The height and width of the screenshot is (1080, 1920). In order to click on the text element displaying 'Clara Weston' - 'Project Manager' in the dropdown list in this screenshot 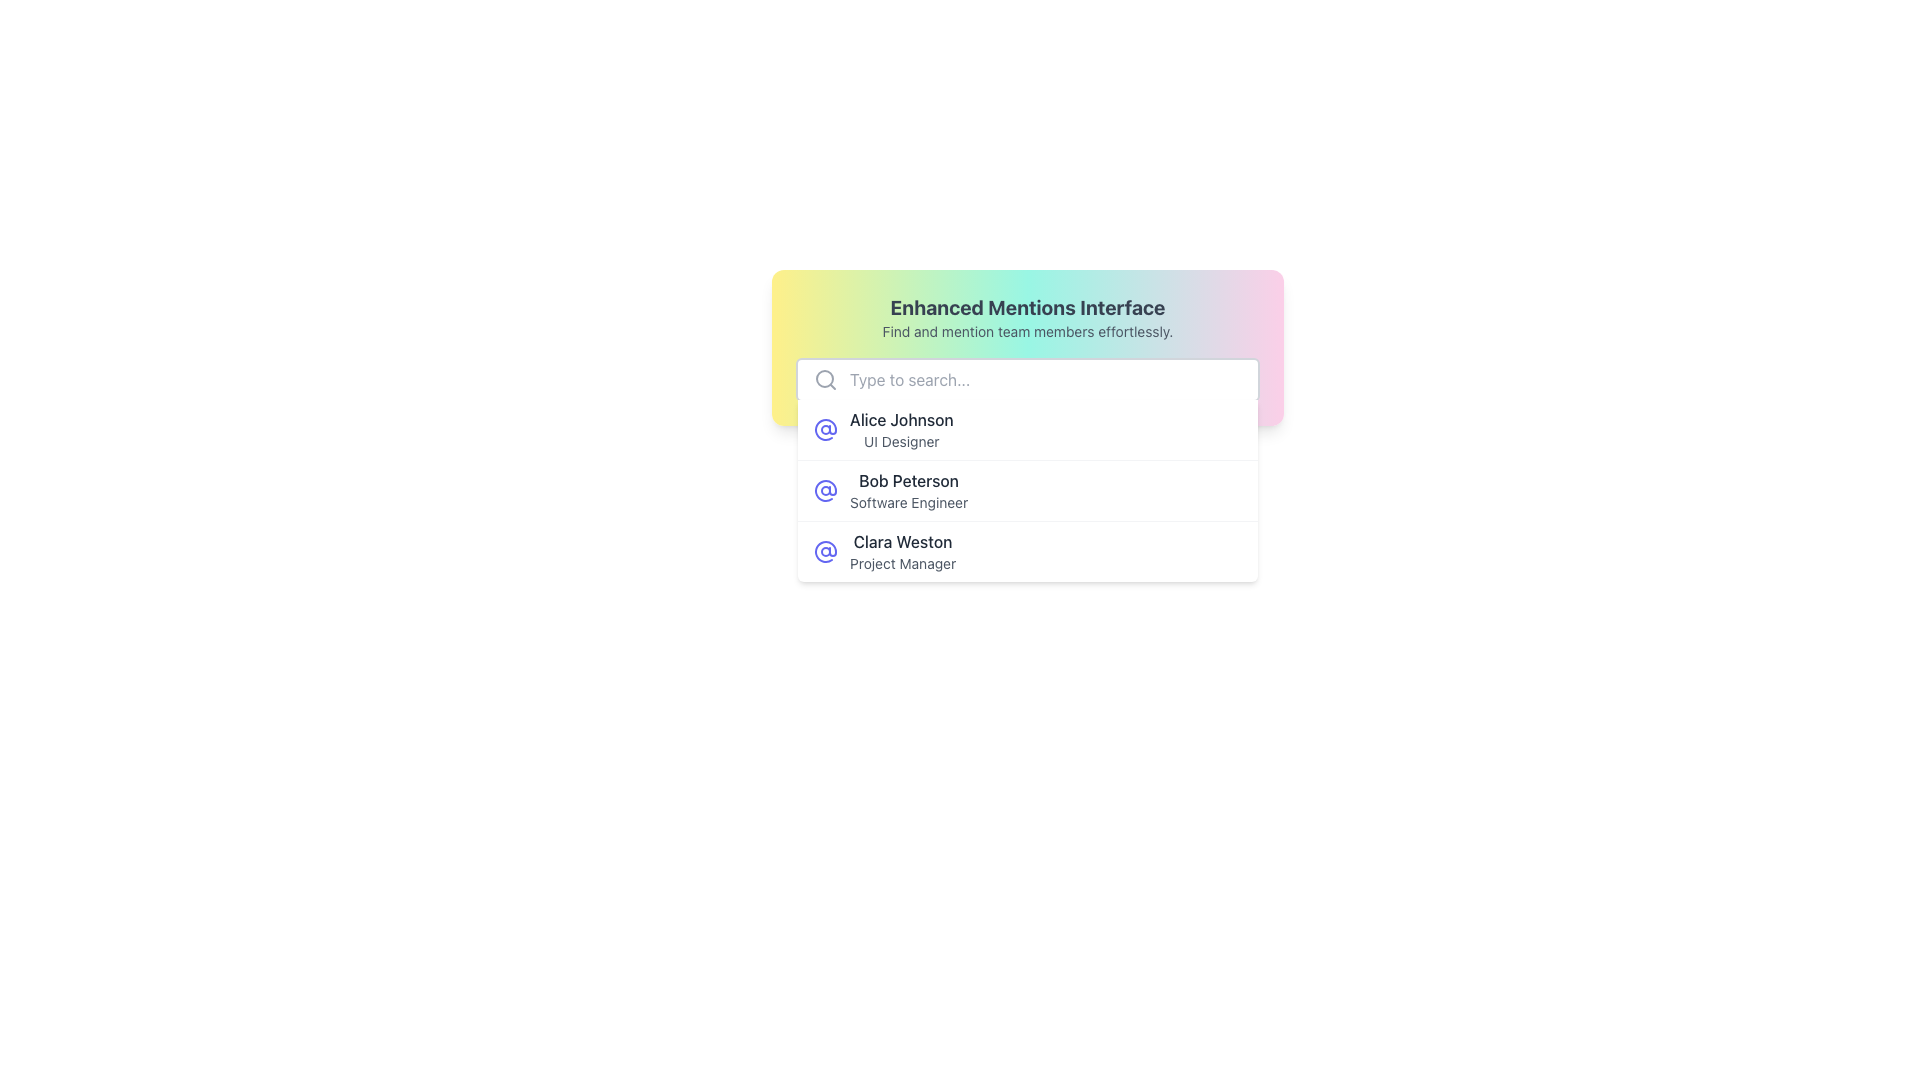, I will do `click(902, 551)`.